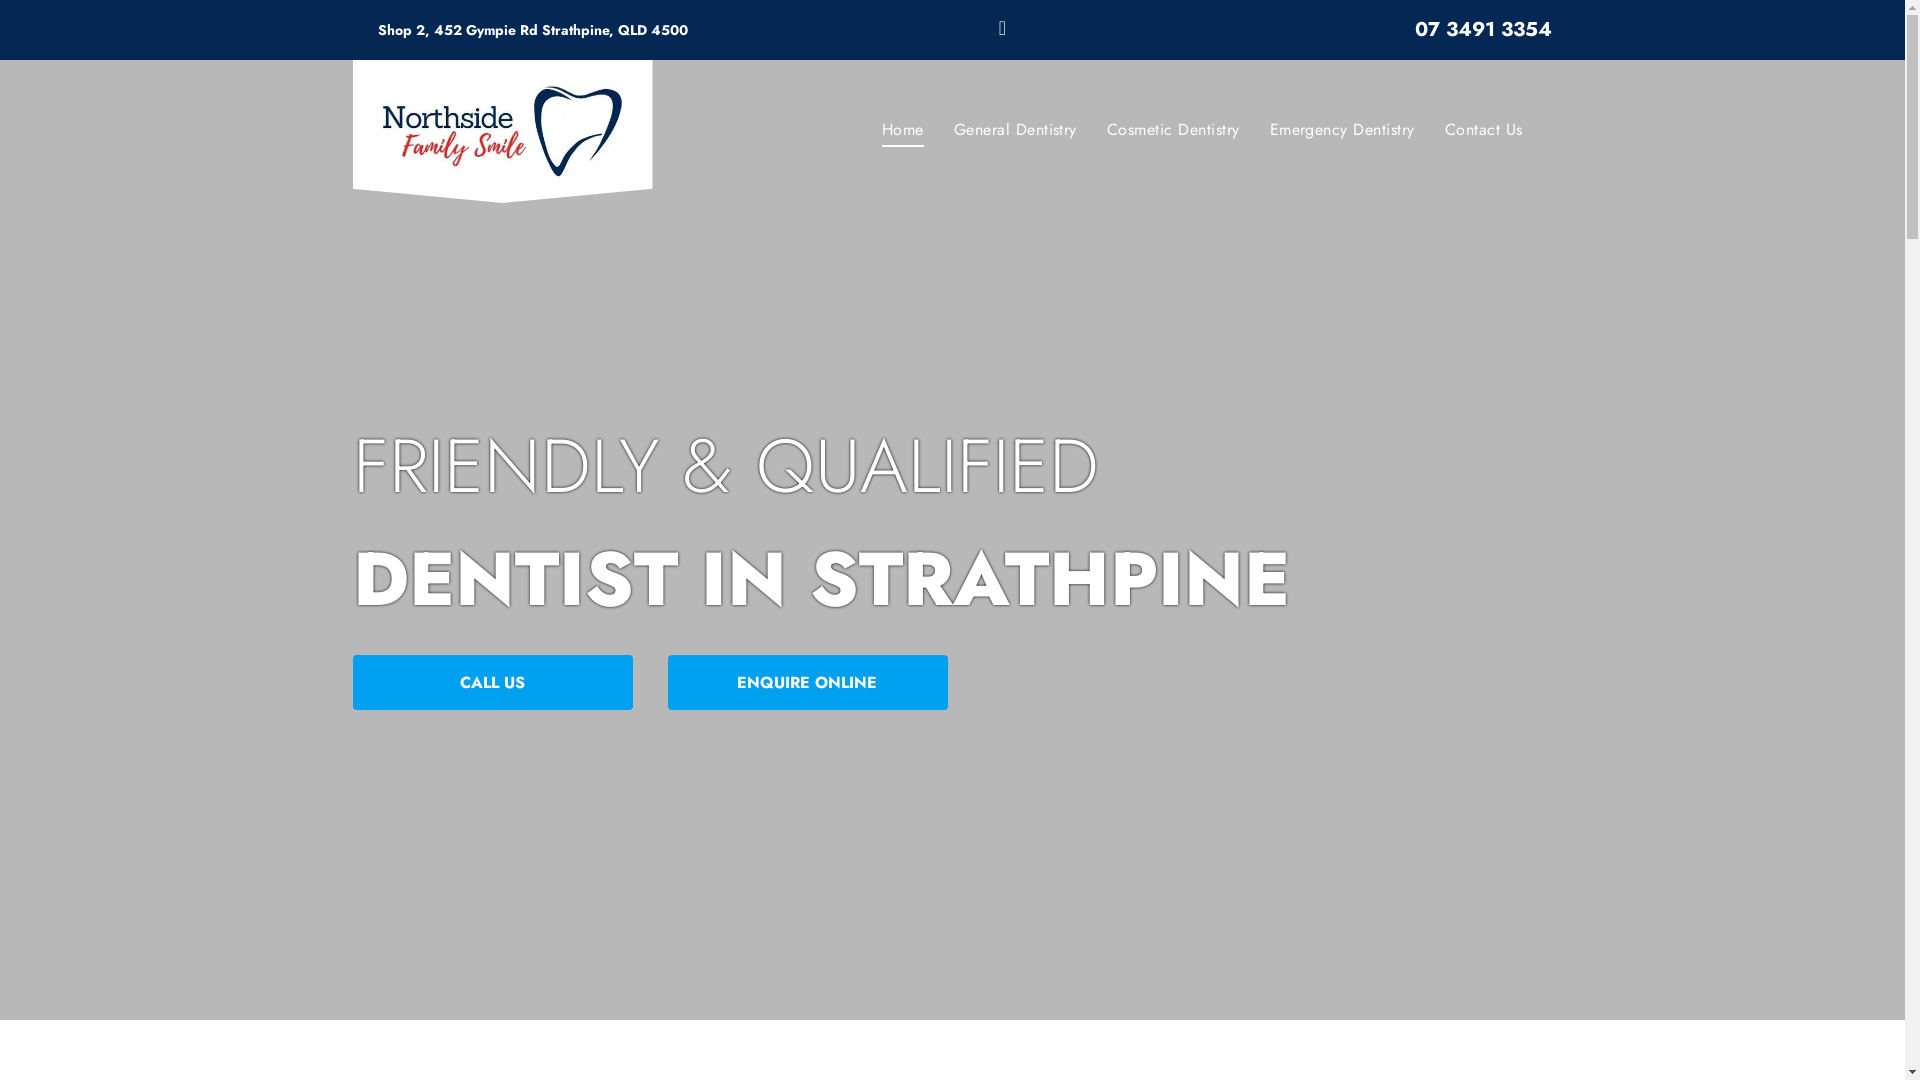  I want to click on 'Cosmetic Dentistry', so click(1173, 130).